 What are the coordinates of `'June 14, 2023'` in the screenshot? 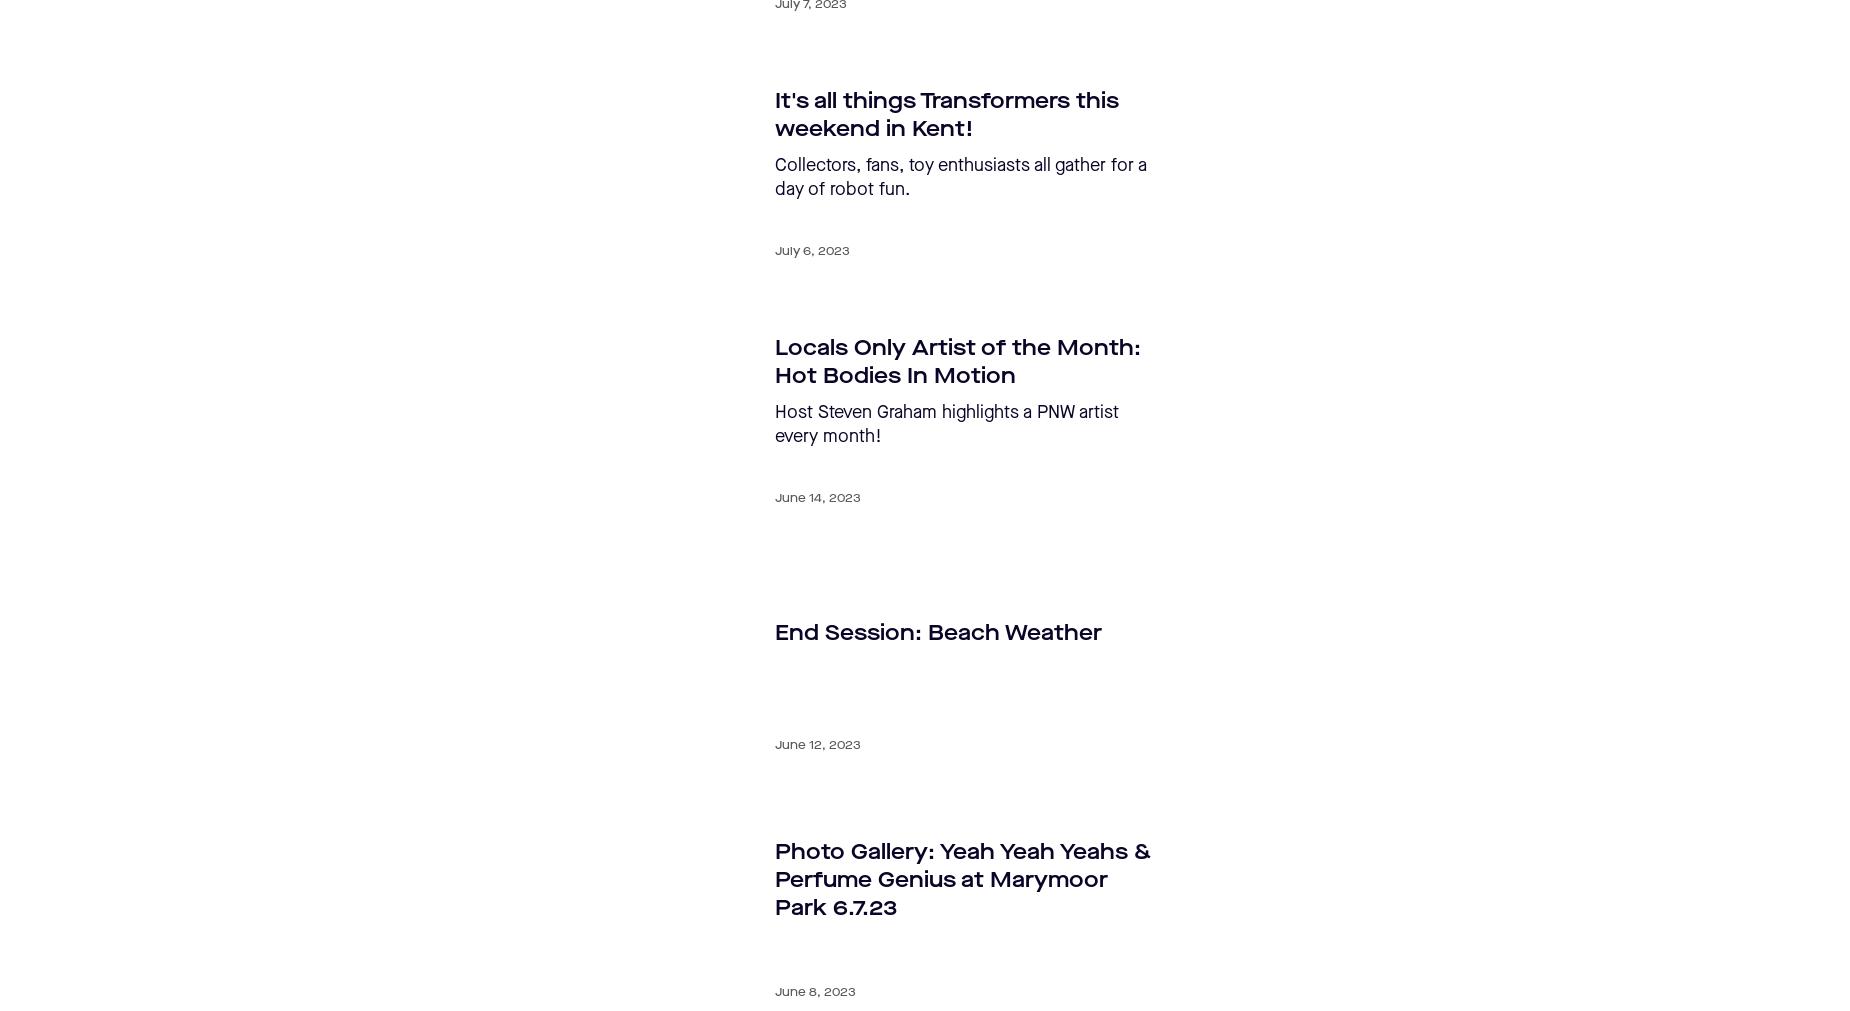 It's located at (818, 497).